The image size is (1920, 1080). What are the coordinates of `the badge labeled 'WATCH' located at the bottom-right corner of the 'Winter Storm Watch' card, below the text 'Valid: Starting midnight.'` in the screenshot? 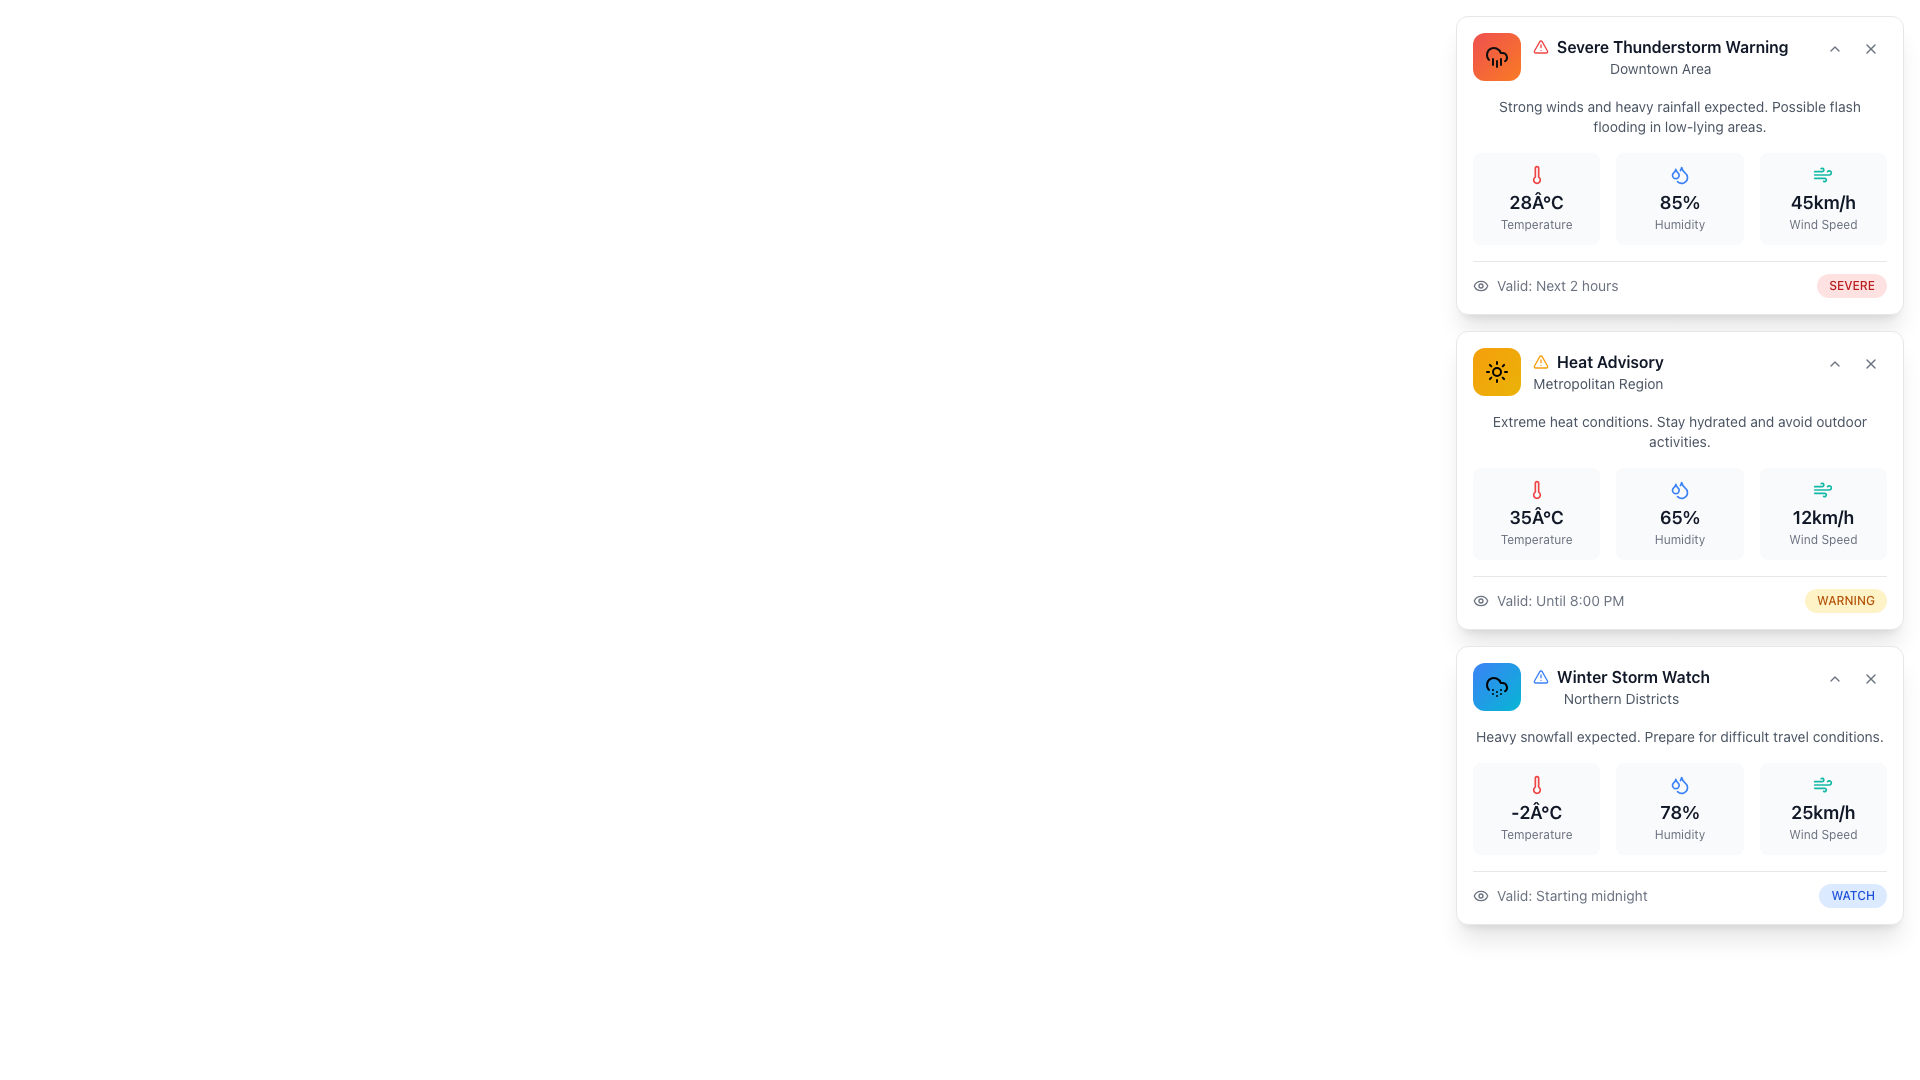 It's located at (1852, 894).